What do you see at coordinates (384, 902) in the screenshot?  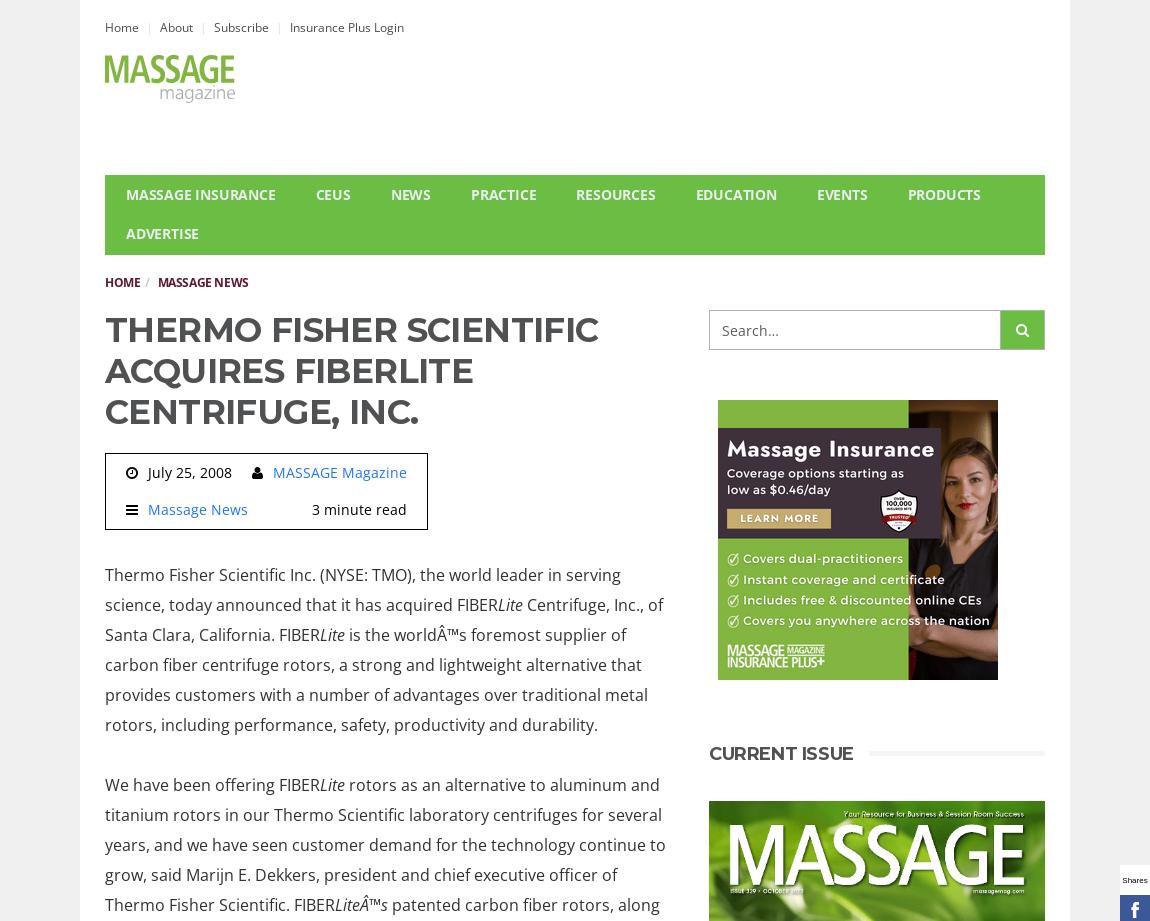 I see `'s'` at bounding box center [384, 902].